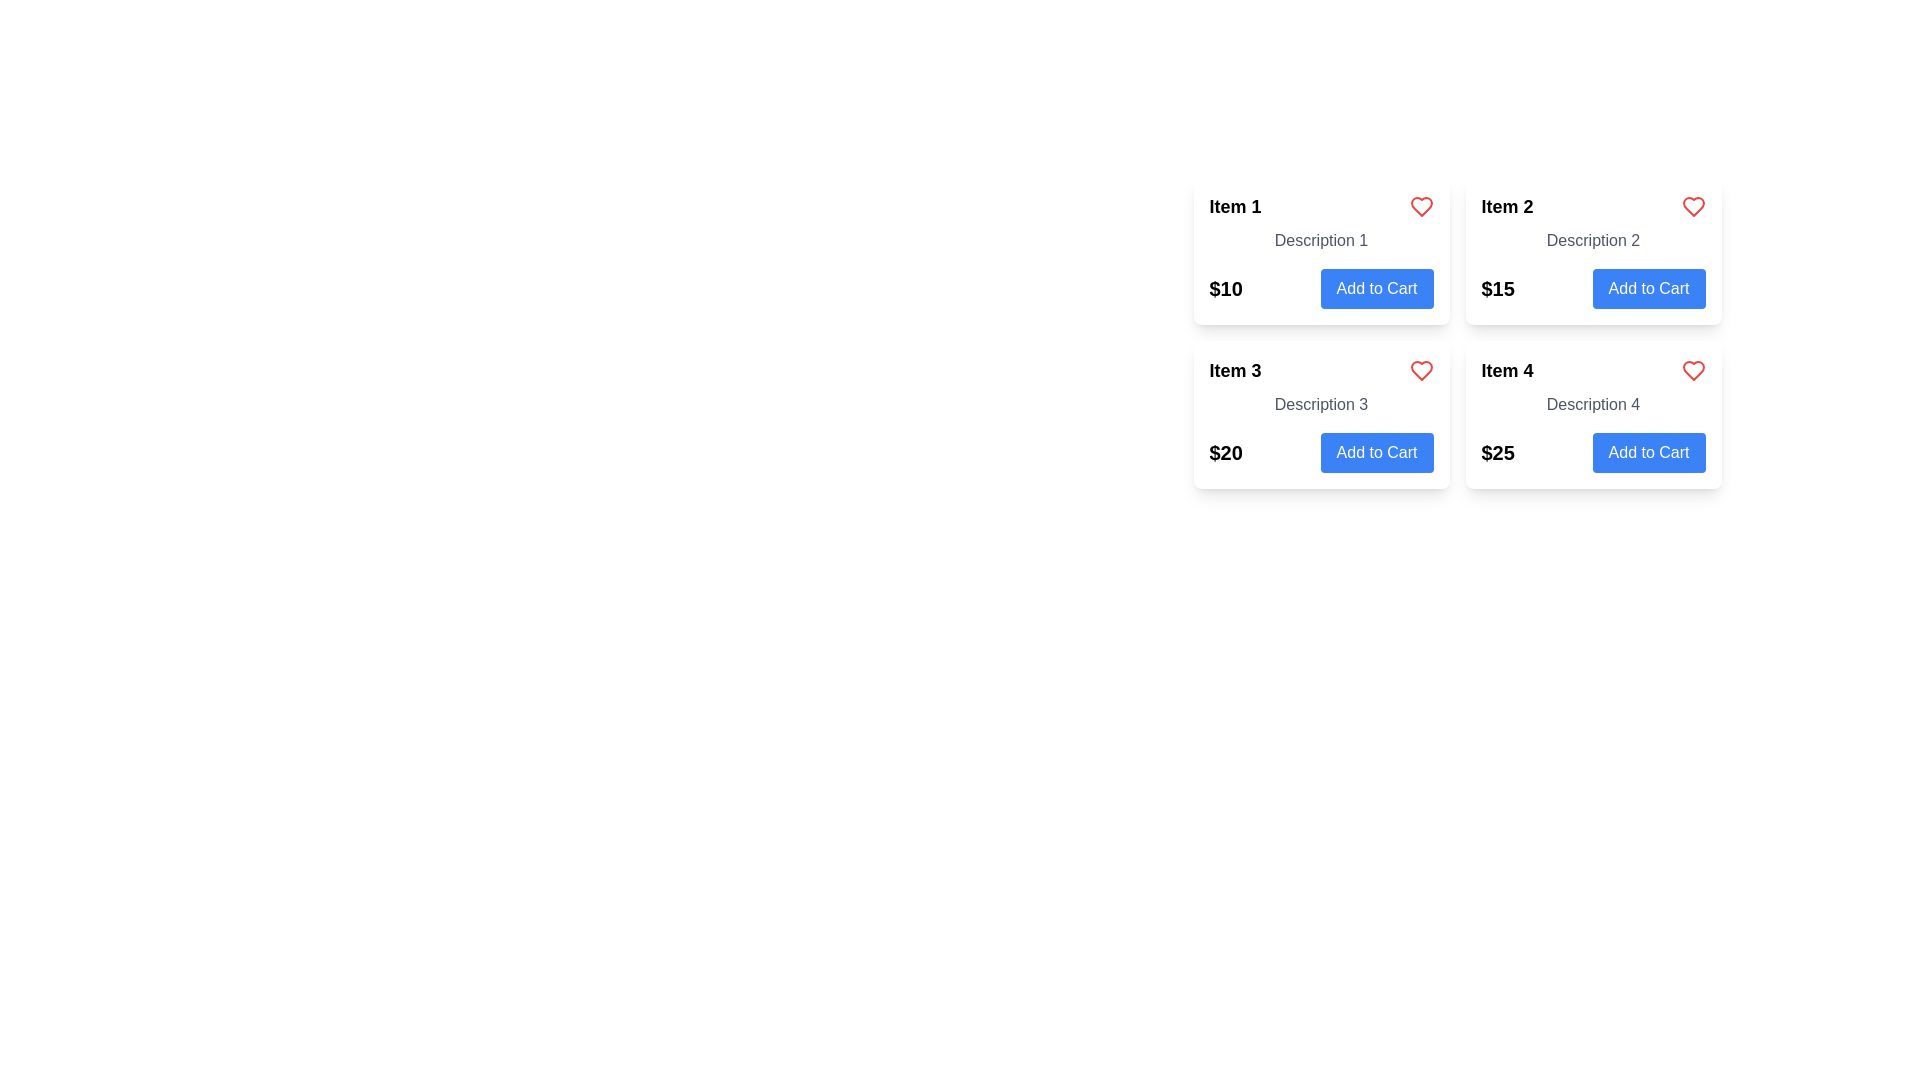  What do you see at coordinates (1592, 239) in the screenshot?
I see `the text label displaying 'Description 2' which is styled in gray and located below the title 'Item 2' within its card` at bounding box center [1592, 239].